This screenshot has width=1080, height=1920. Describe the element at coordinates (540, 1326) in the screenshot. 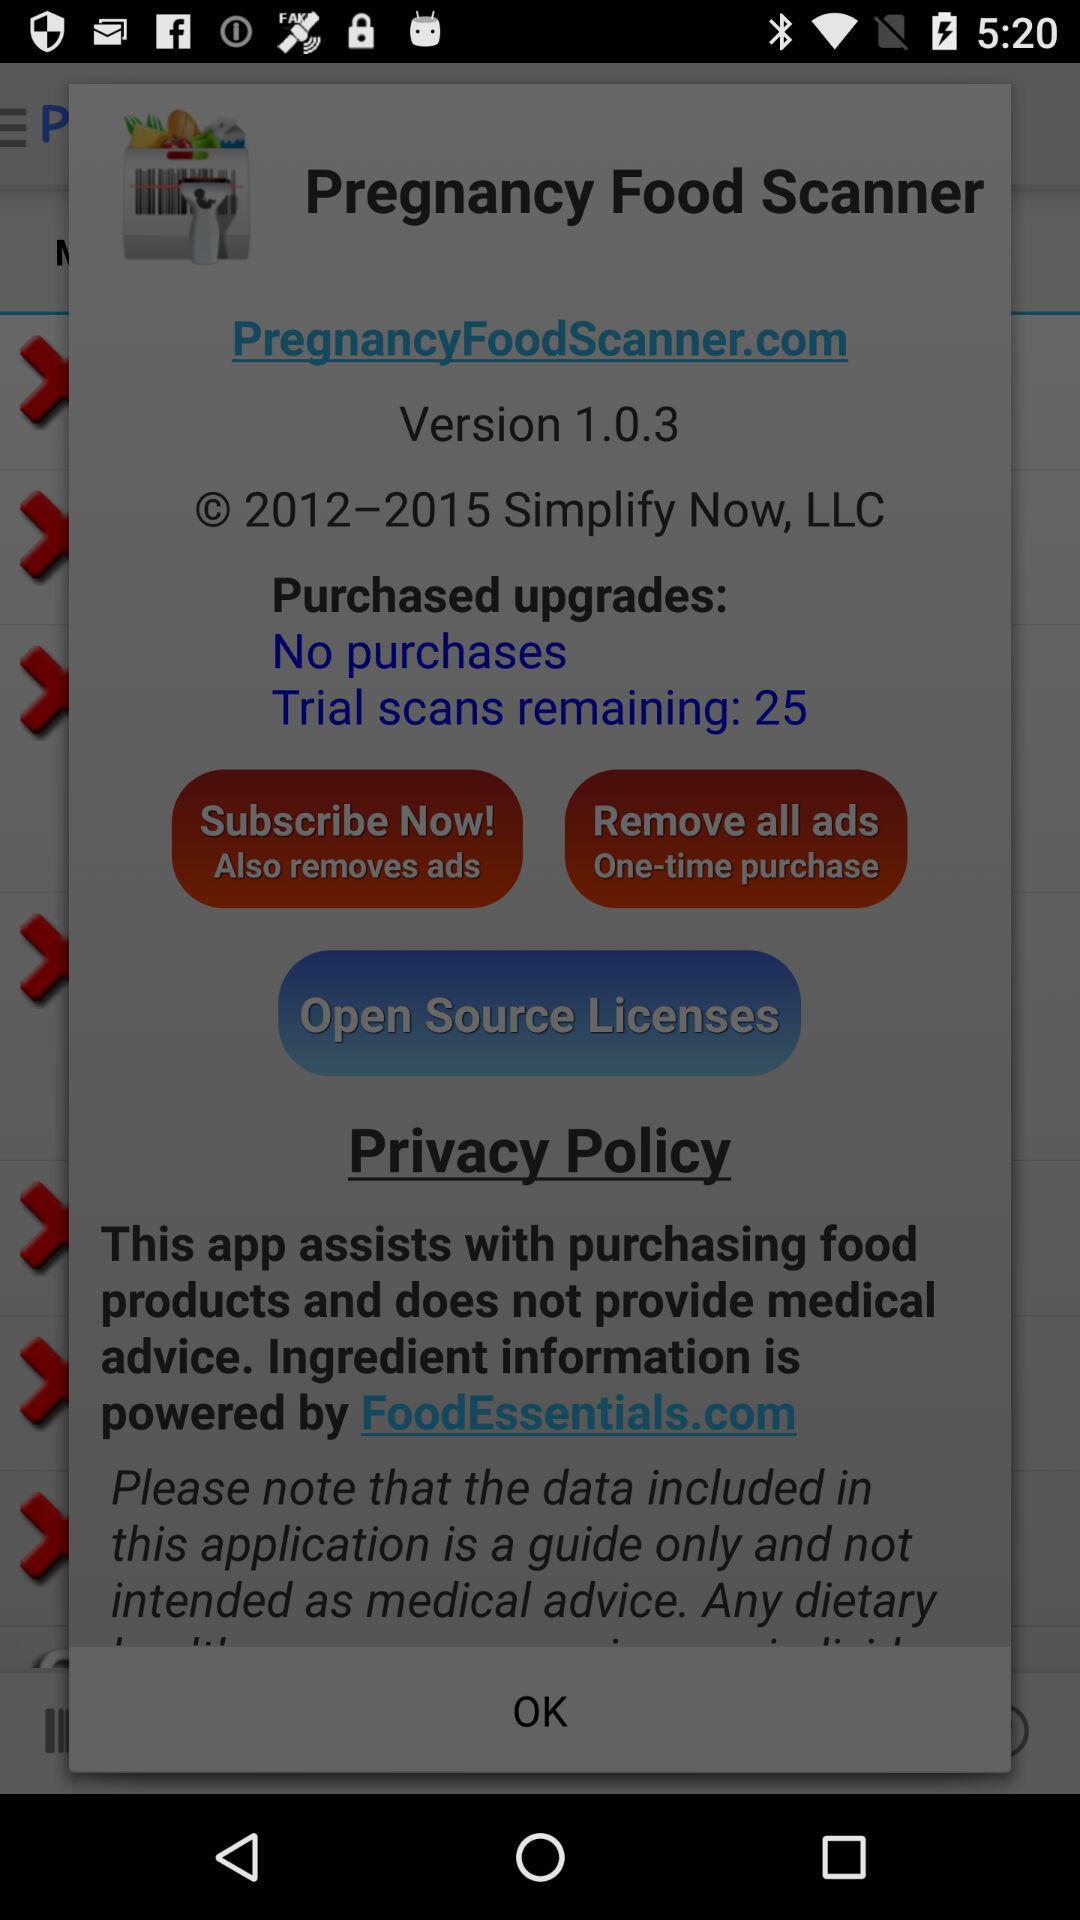

I see `the app above please note that item` at that location.